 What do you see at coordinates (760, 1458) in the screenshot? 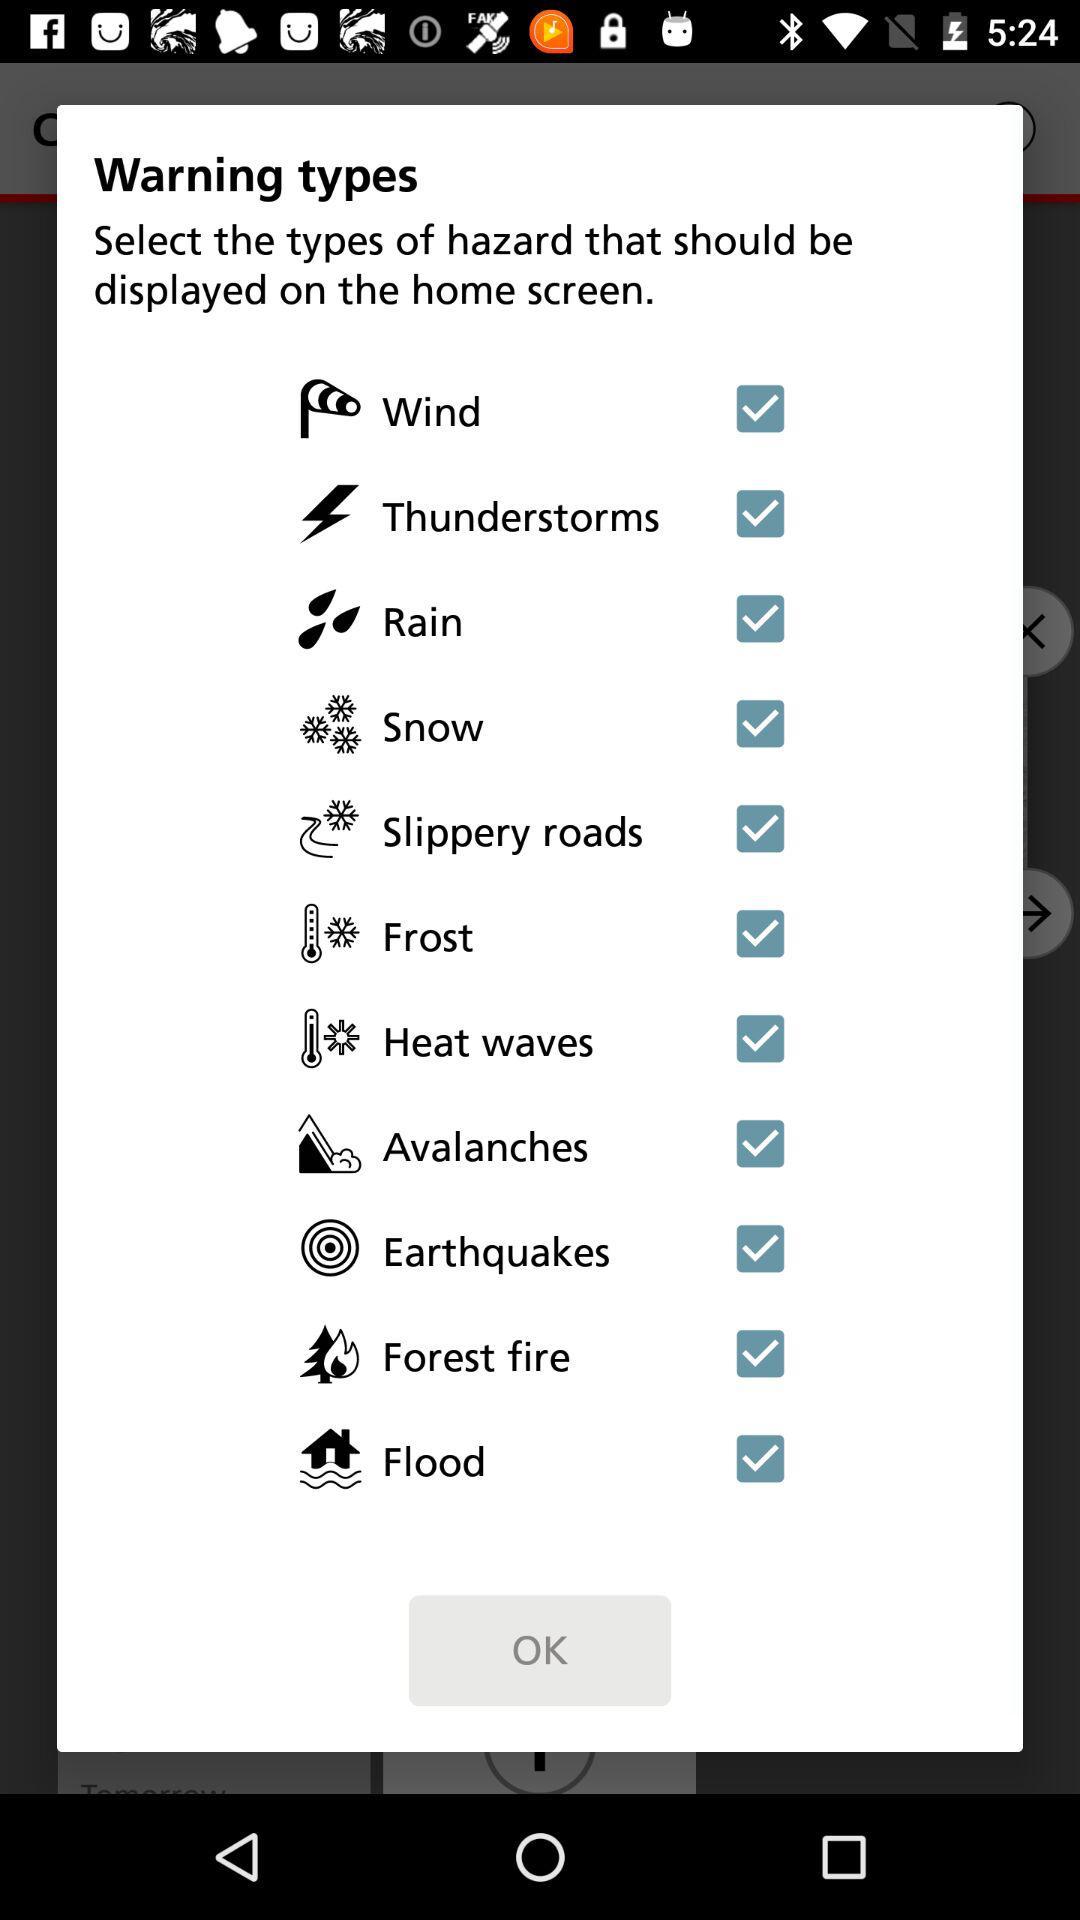
I see `flood warning` at bounding box center [760, 1458].